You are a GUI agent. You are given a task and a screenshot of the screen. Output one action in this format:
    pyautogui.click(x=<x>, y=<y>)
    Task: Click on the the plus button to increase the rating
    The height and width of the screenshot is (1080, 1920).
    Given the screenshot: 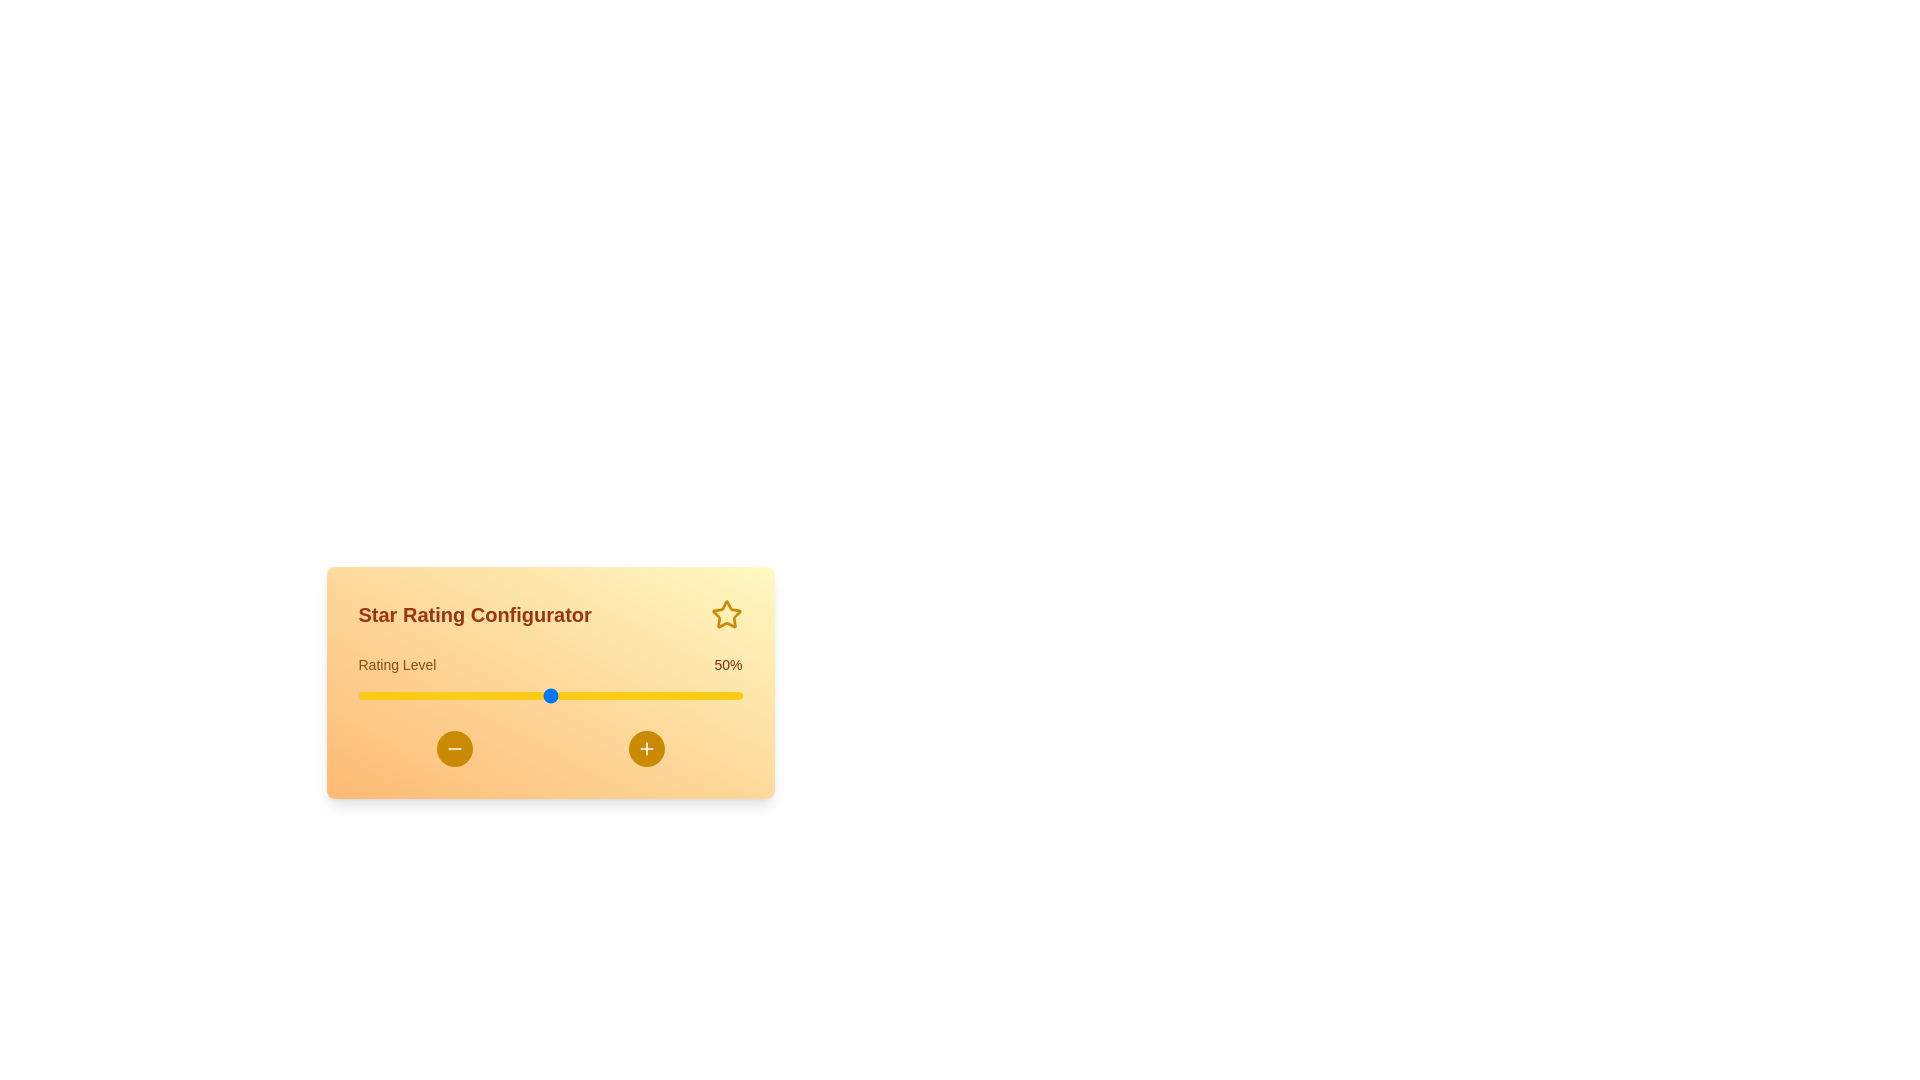 What is the action you would take?
    pyautogui.click(x=646, y=748)
    